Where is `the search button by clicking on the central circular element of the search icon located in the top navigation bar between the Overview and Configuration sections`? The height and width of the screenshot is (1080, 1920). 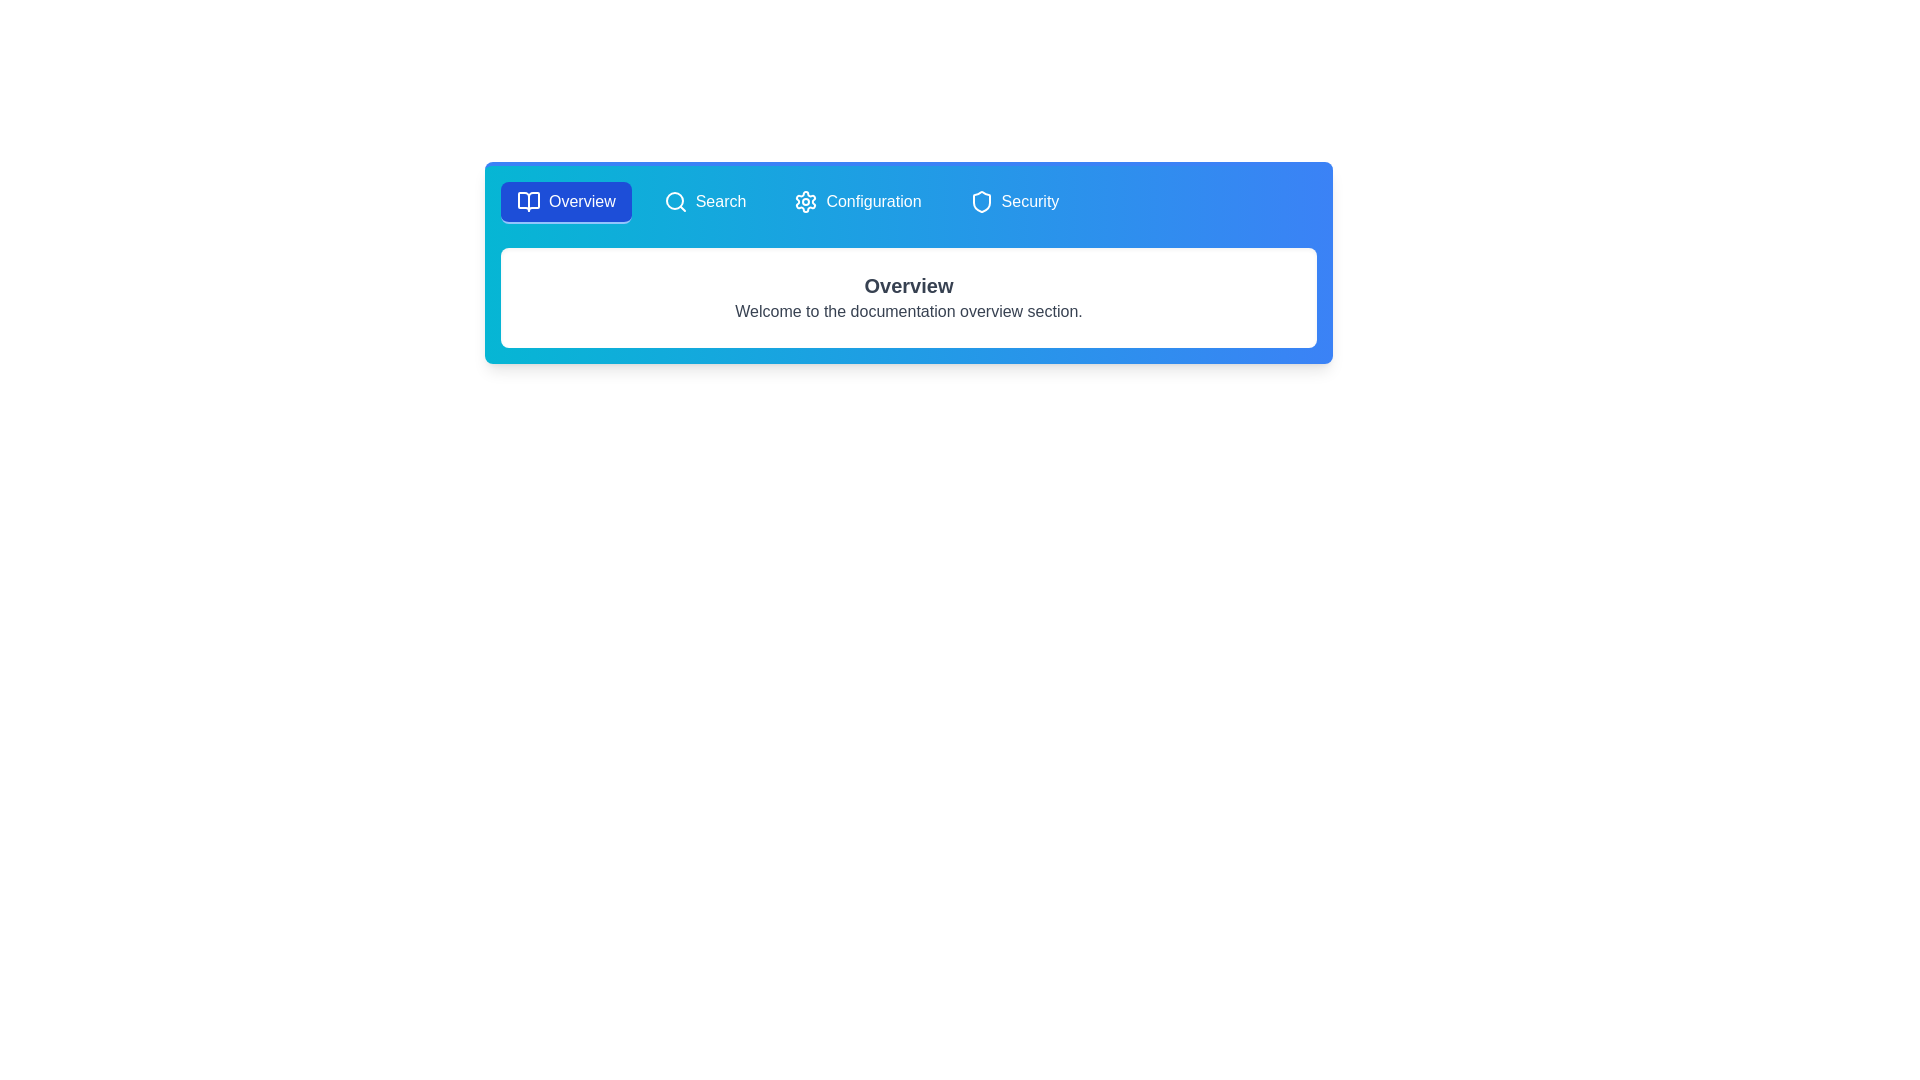
the search button by clicking on the central circular element of the search icon located in the top navigation bar between the Overview and Configuration sections is located at coordinates (674, 200).